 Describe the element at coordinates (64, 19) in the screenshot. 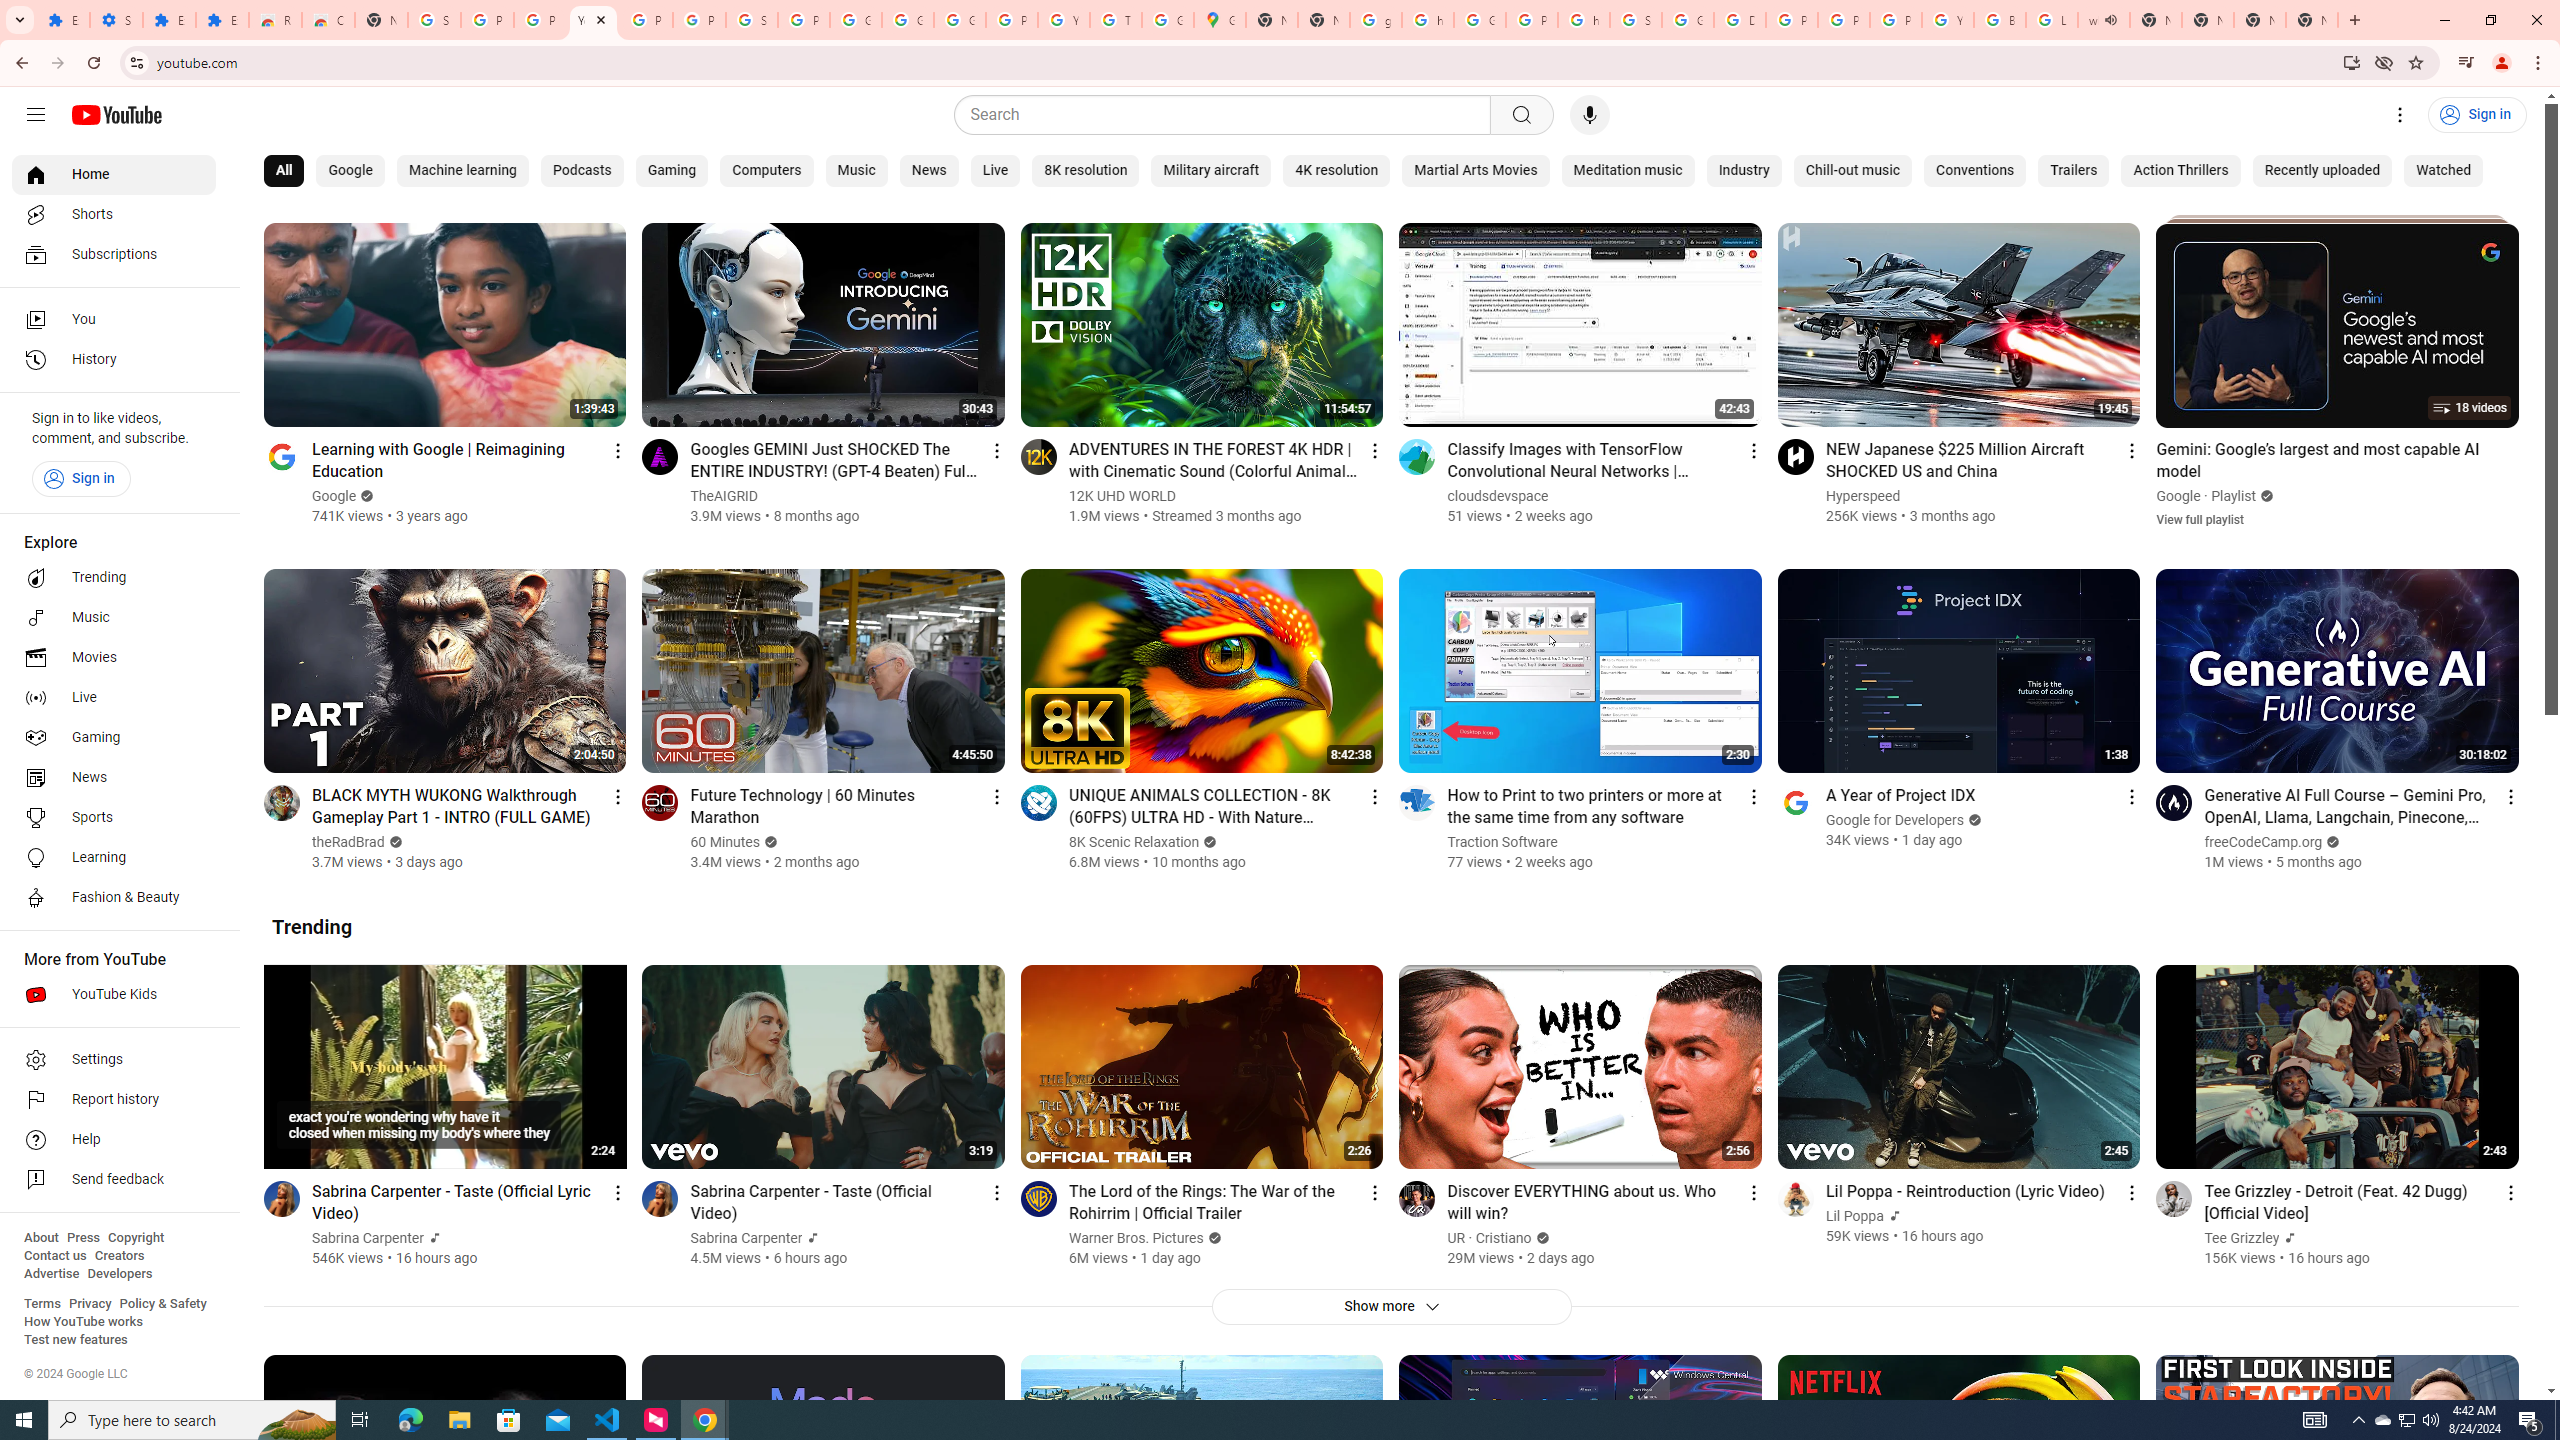

I see `'Extensions'` at that location.